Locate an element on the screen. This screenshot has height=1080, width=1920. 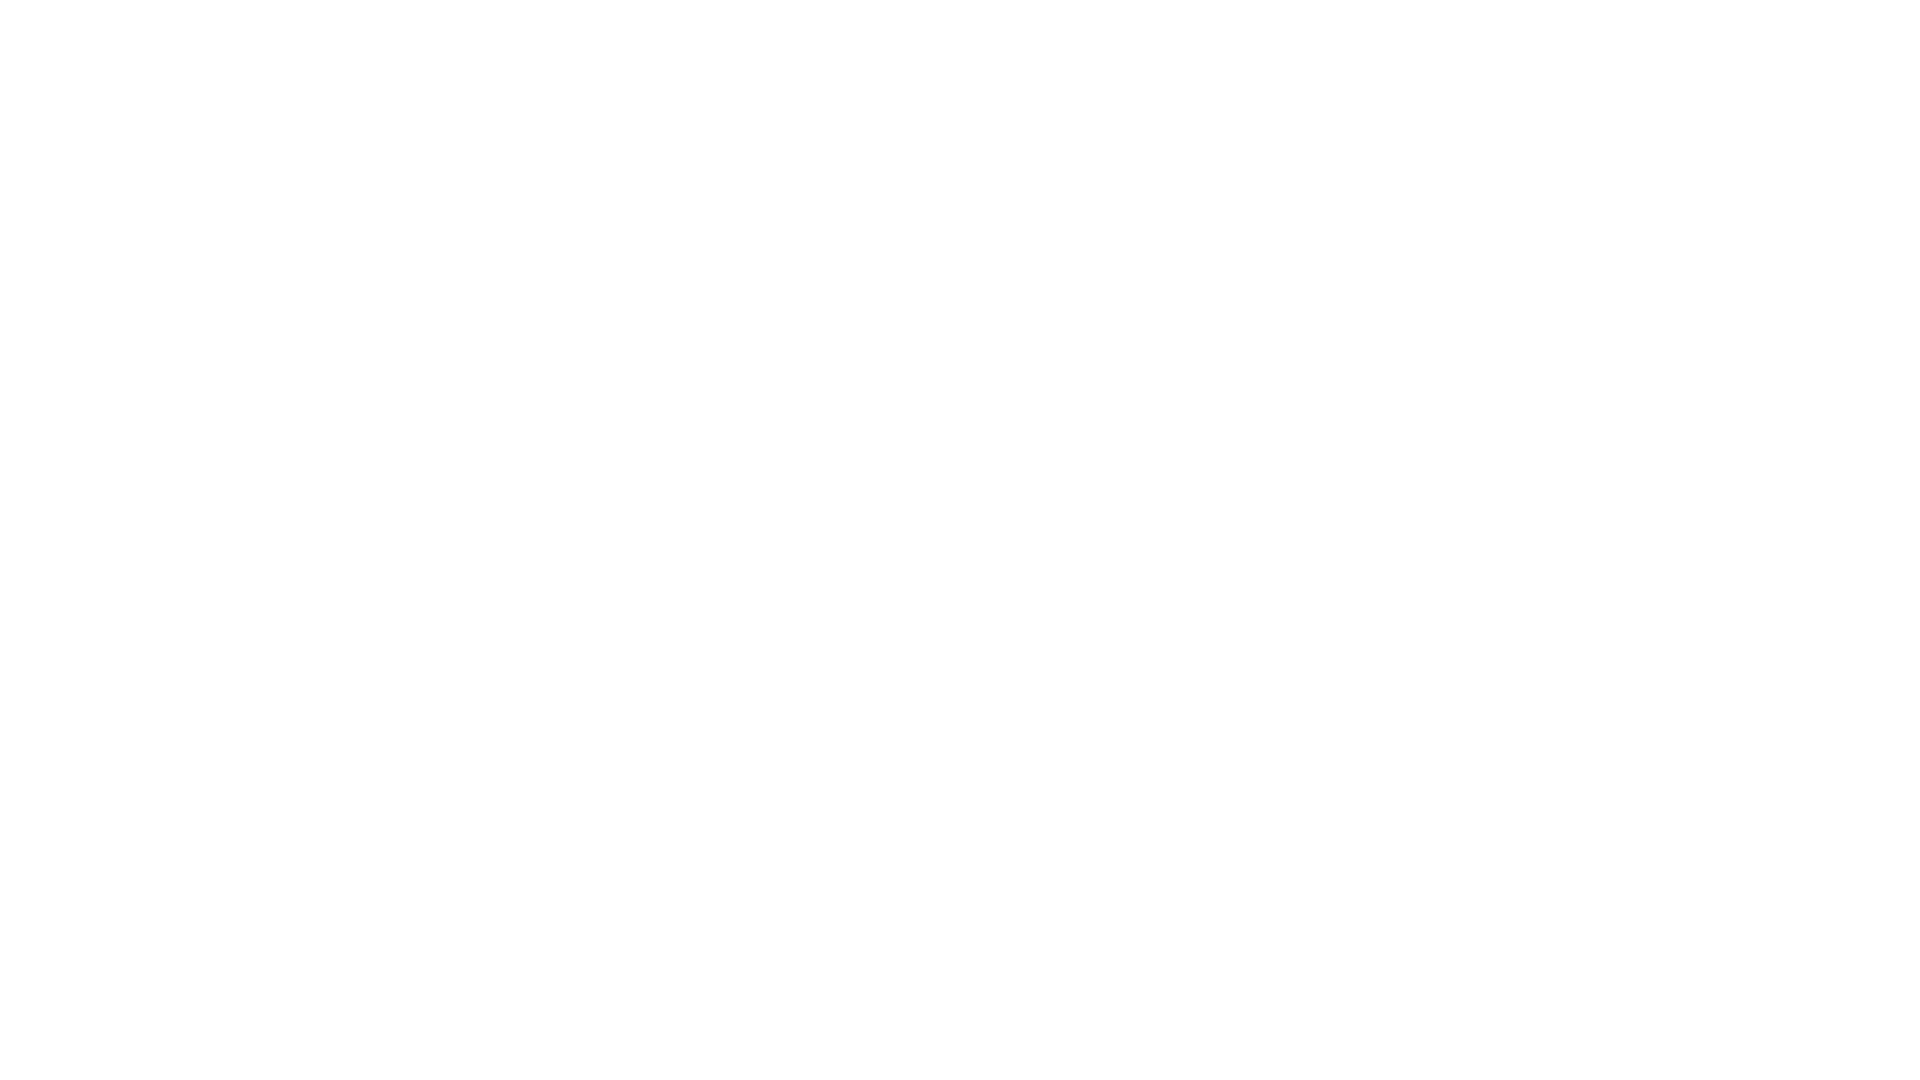
Erick Lopez is located at coordinates (828, 244).